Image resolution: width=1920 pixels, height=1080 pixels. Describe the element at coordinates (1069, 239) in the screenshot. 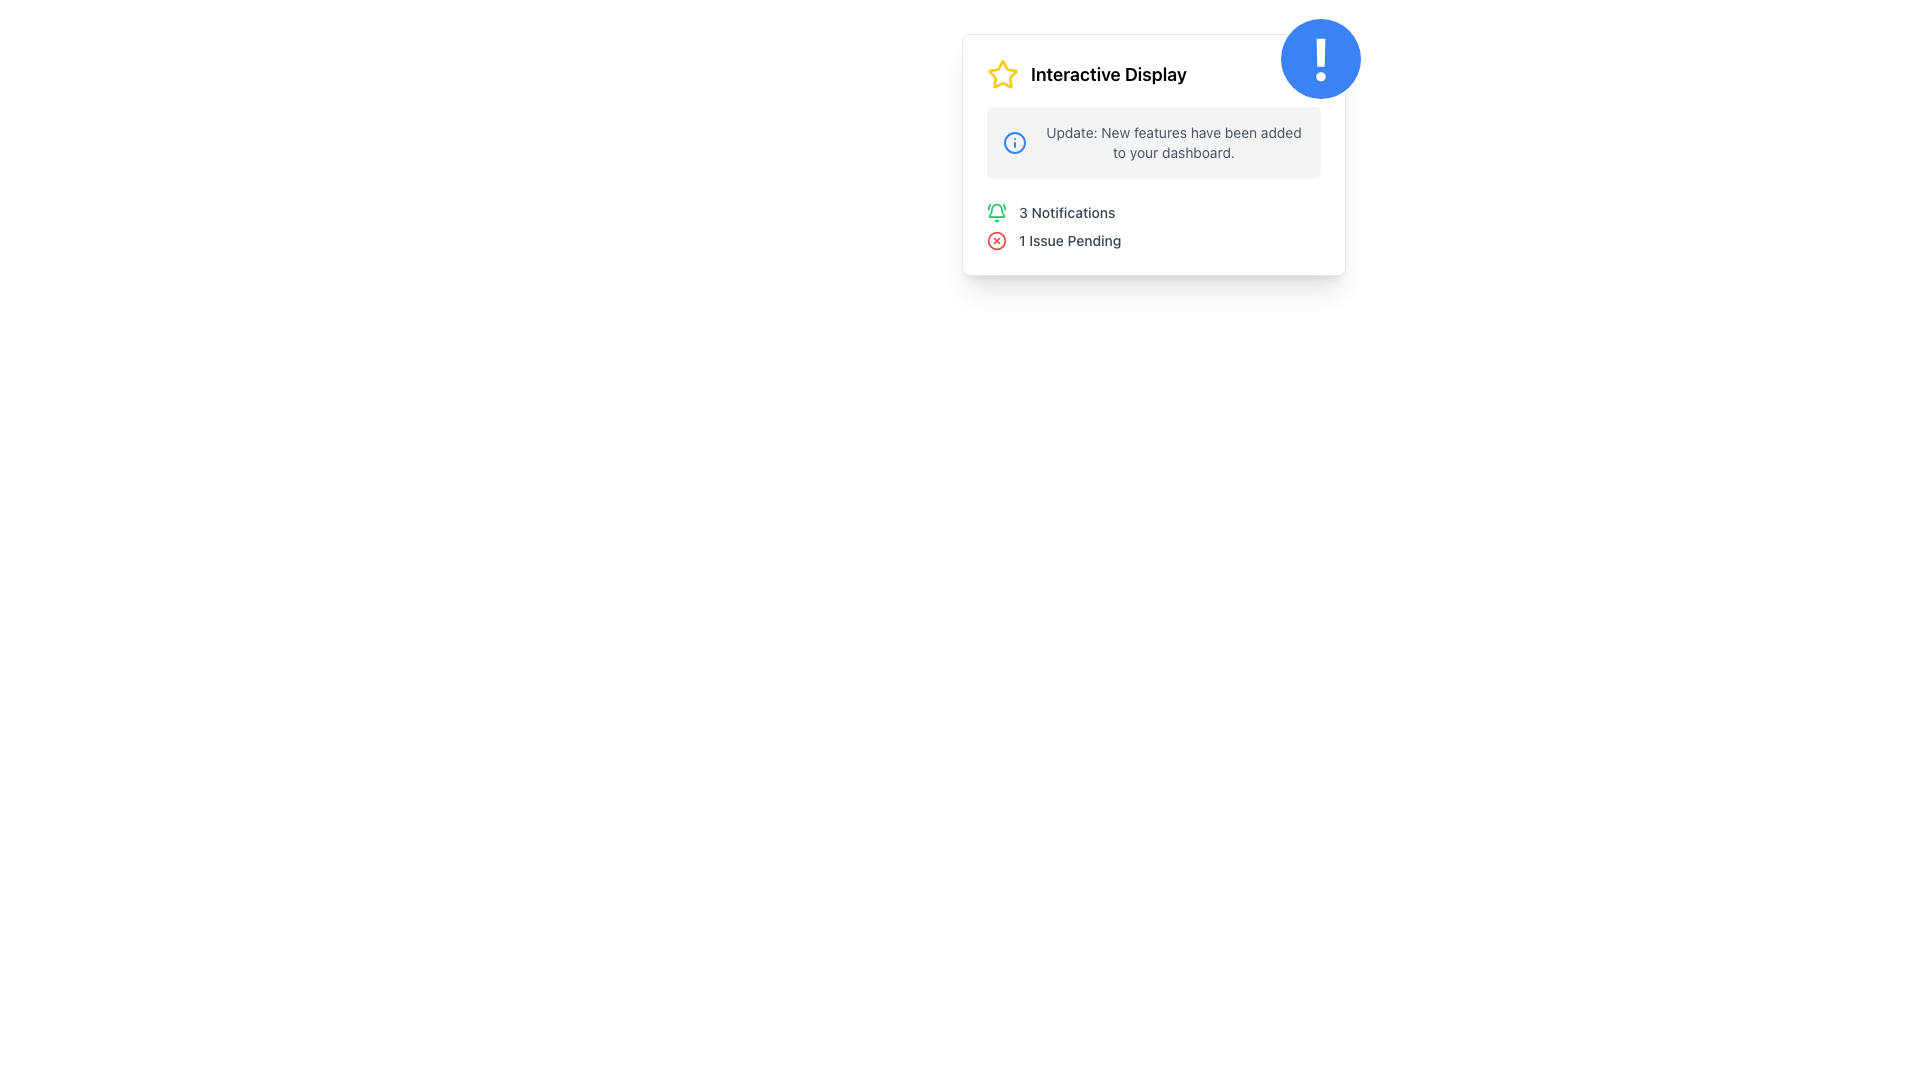

I see `the informational text label displaying '1 Issue Pending' located in the bottom-left corner of the '3 Notifications' box` at that location.